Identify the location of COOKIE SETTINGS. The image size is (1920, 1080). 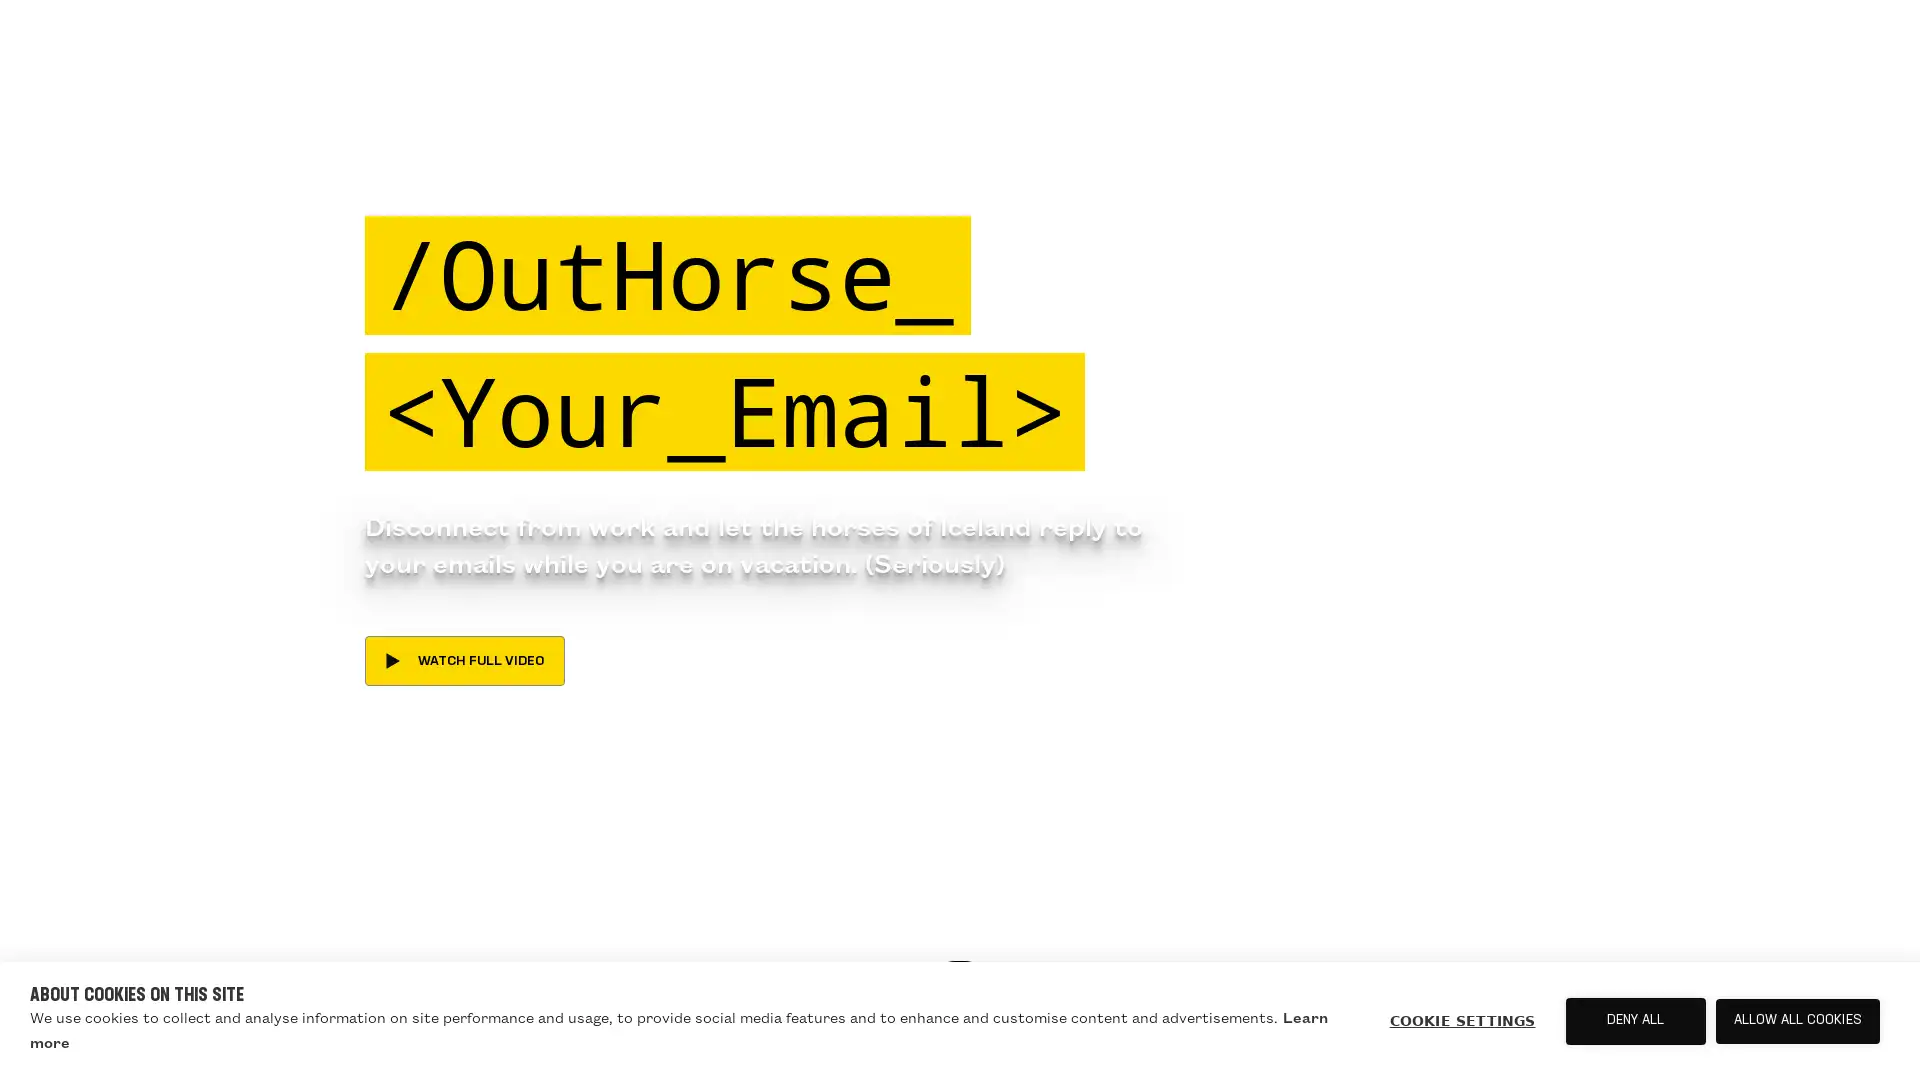
(1462, 1020).